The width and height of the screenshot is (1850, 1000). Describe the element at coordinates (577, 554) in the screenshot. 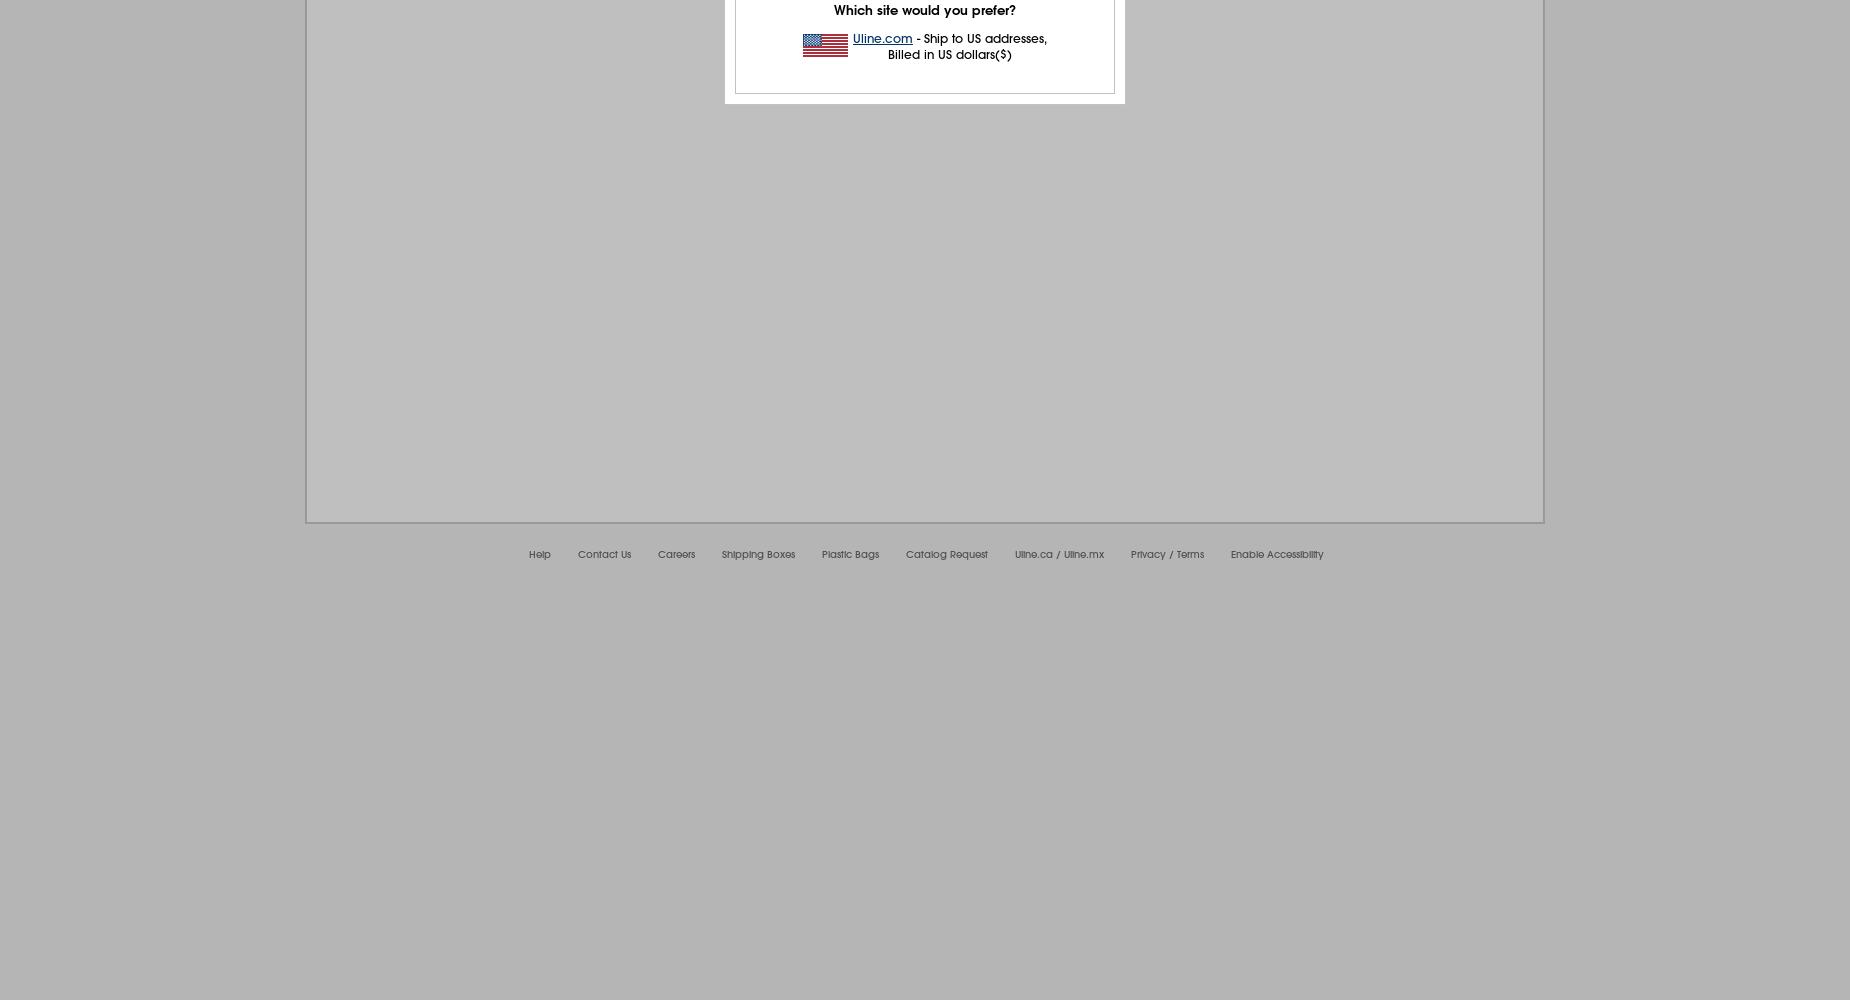

I see `'Contact Us'` at that location.